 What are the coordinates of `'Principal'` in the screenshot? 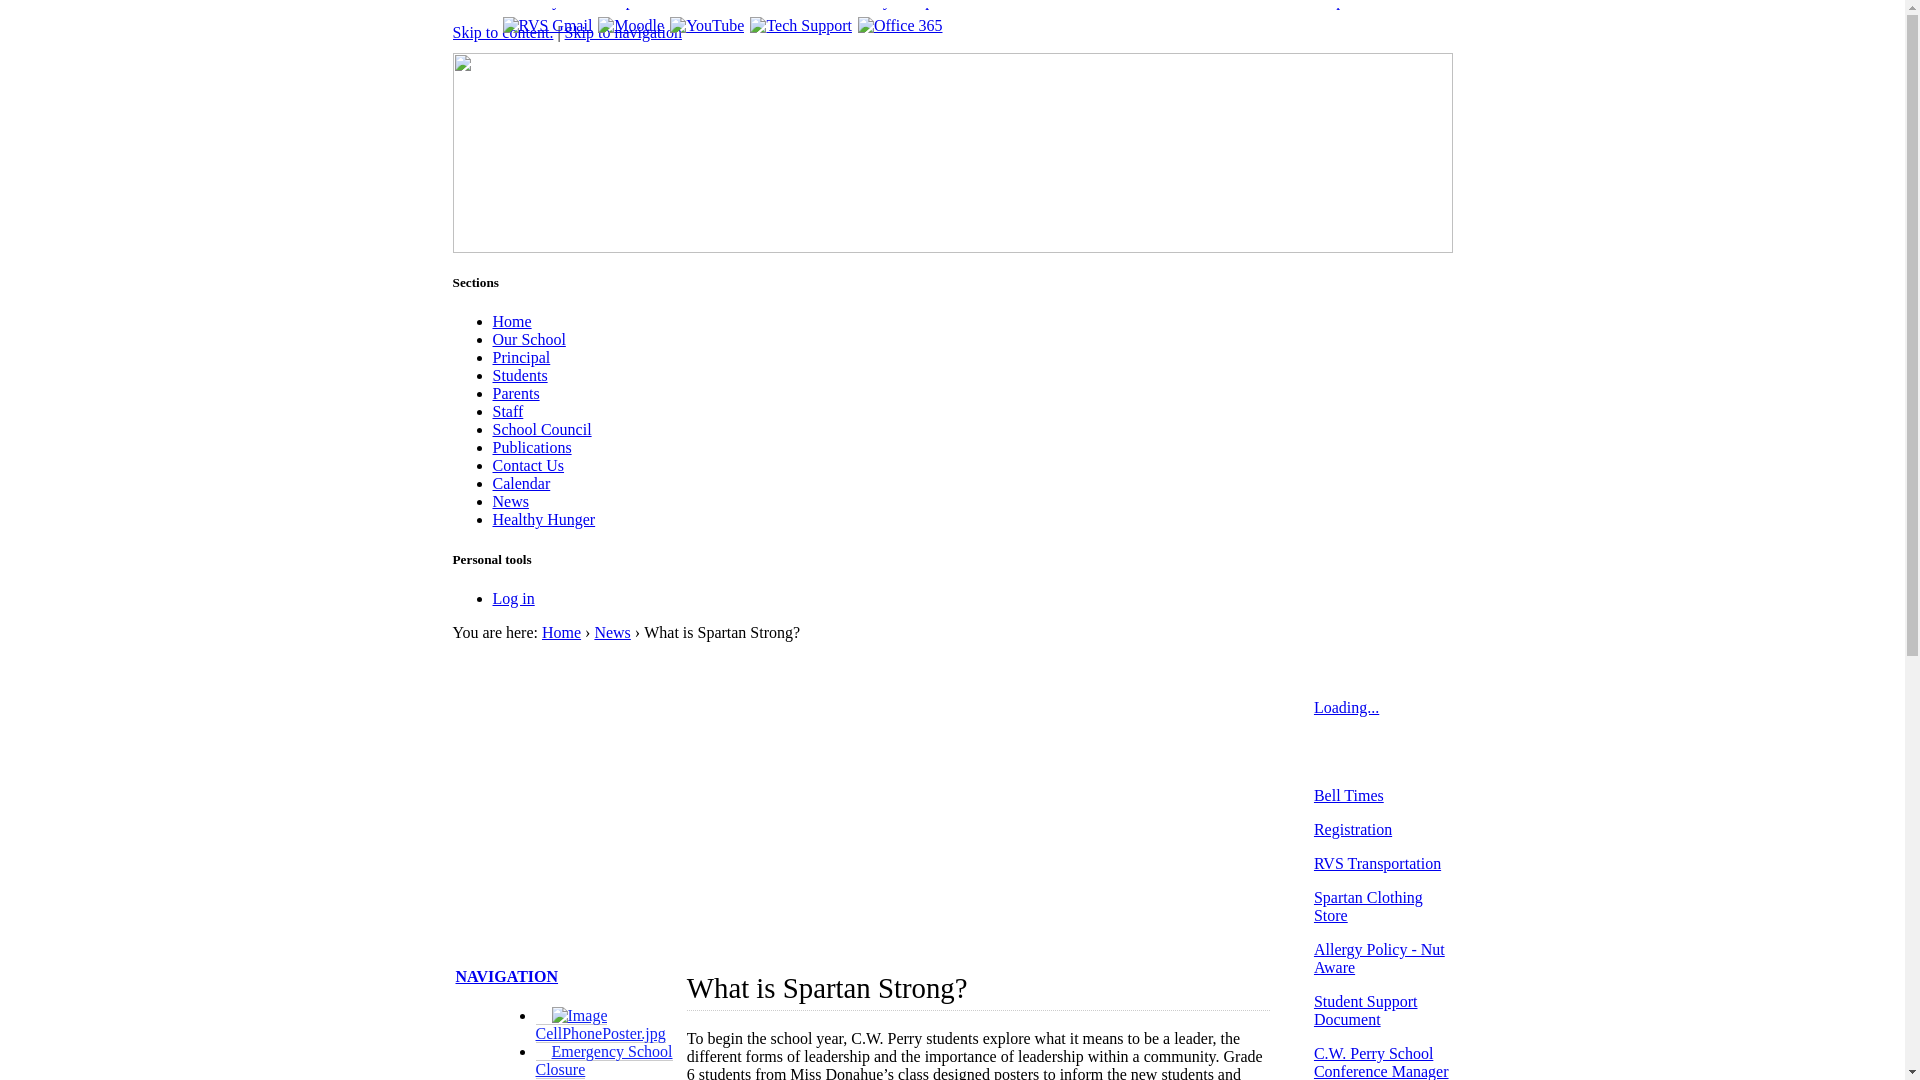 It's located at (521, 356).